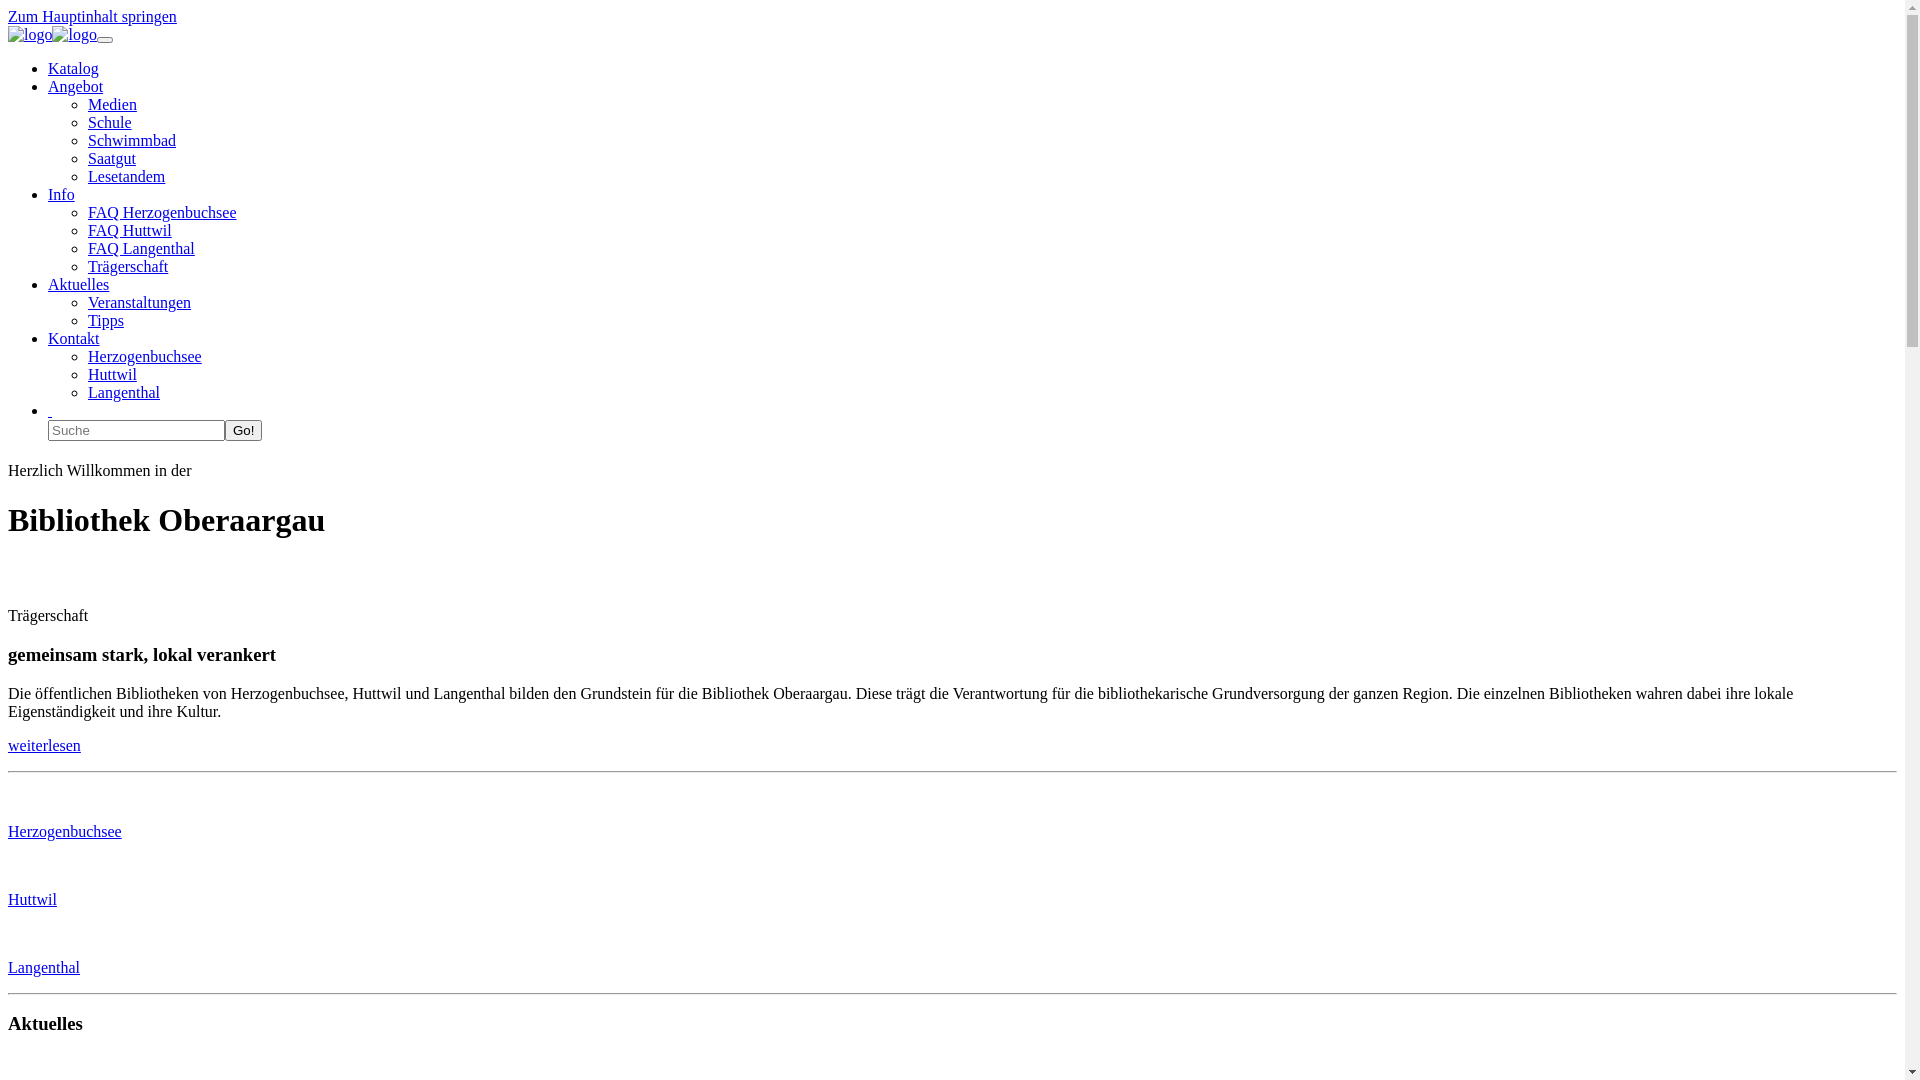 This screenshot has width=1920, height=1080. I want to click on 'Angebot', so click(75, 85).